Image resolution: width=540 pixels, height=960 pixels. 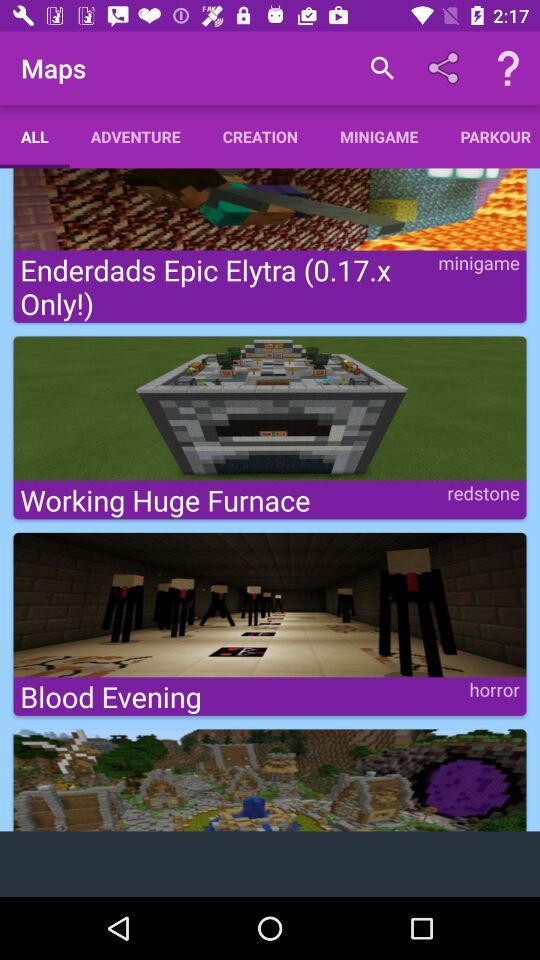 I want to click on creation app, so click(x=260, y=135).